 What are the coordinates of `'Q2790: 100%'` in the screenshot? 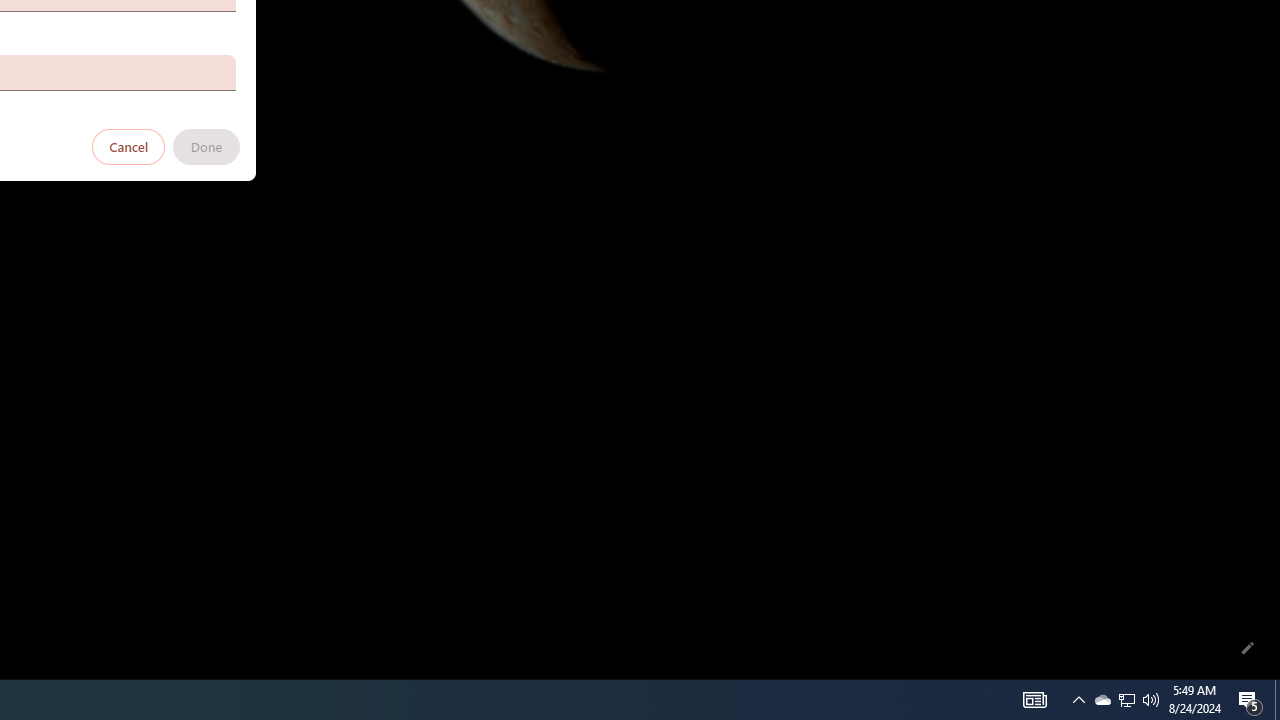 It's located at (1151, 698).